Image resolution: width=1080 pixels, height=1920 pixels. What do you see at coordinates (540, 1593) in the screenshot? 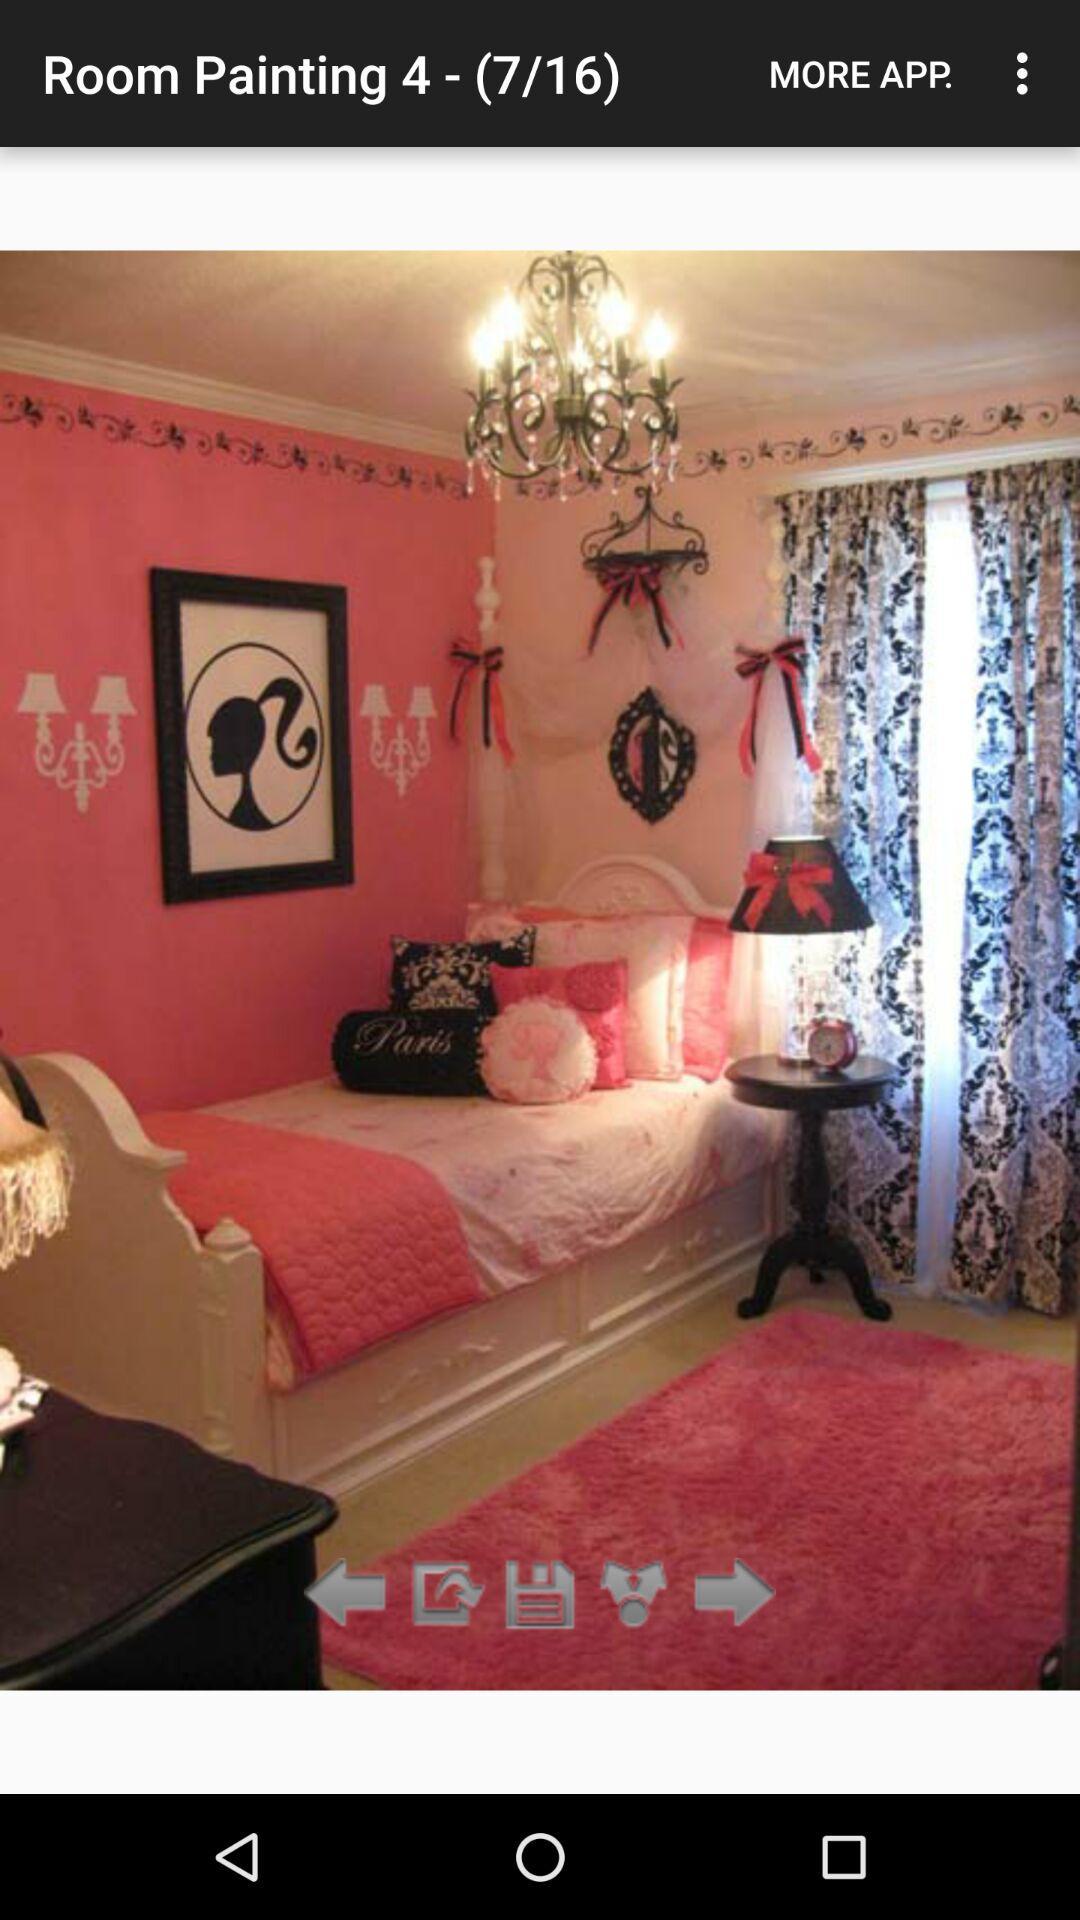
I see `the app below room painting 4 item` at bounding box center [540, 1593].